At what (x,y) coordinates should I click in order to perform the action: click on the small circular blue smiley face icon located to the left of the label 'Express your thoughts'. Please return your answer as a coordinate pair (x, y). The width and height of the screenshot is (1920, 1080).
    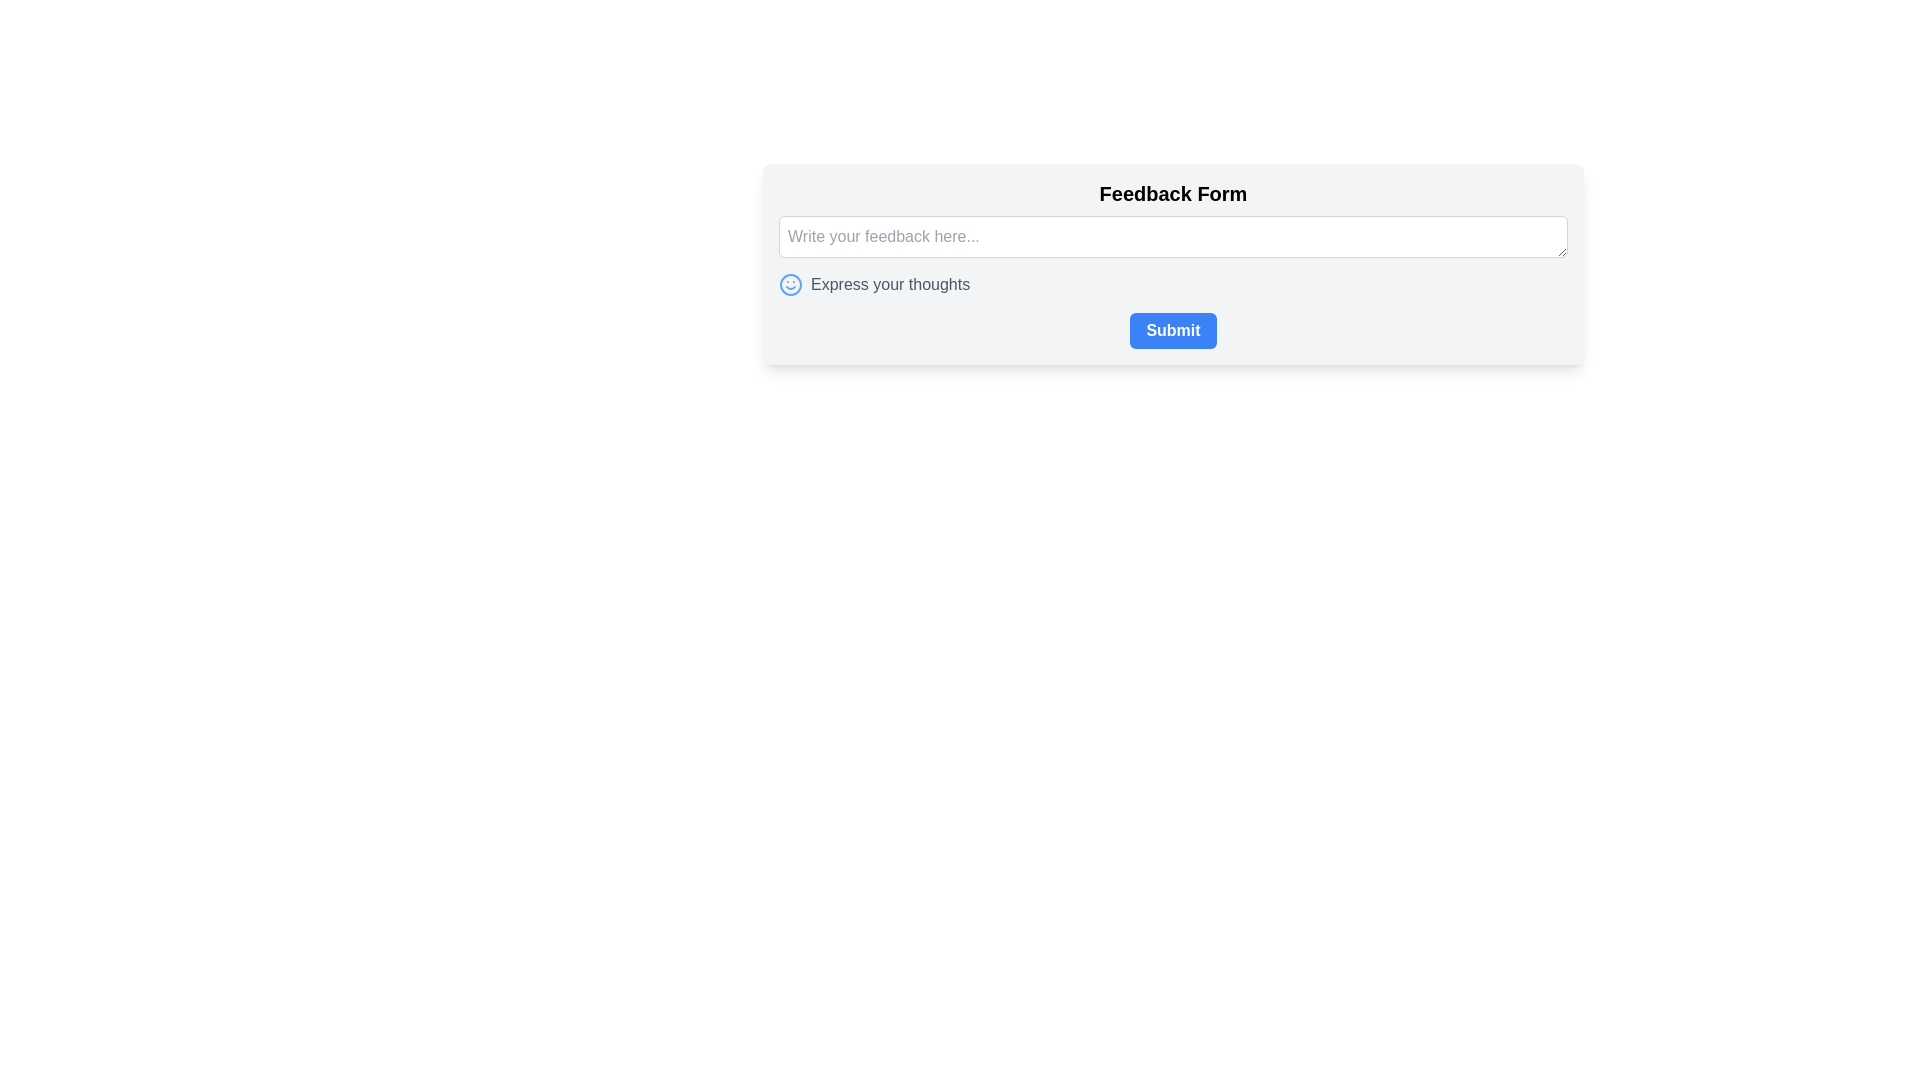
    Looking at the image, I should click on (790, 285).